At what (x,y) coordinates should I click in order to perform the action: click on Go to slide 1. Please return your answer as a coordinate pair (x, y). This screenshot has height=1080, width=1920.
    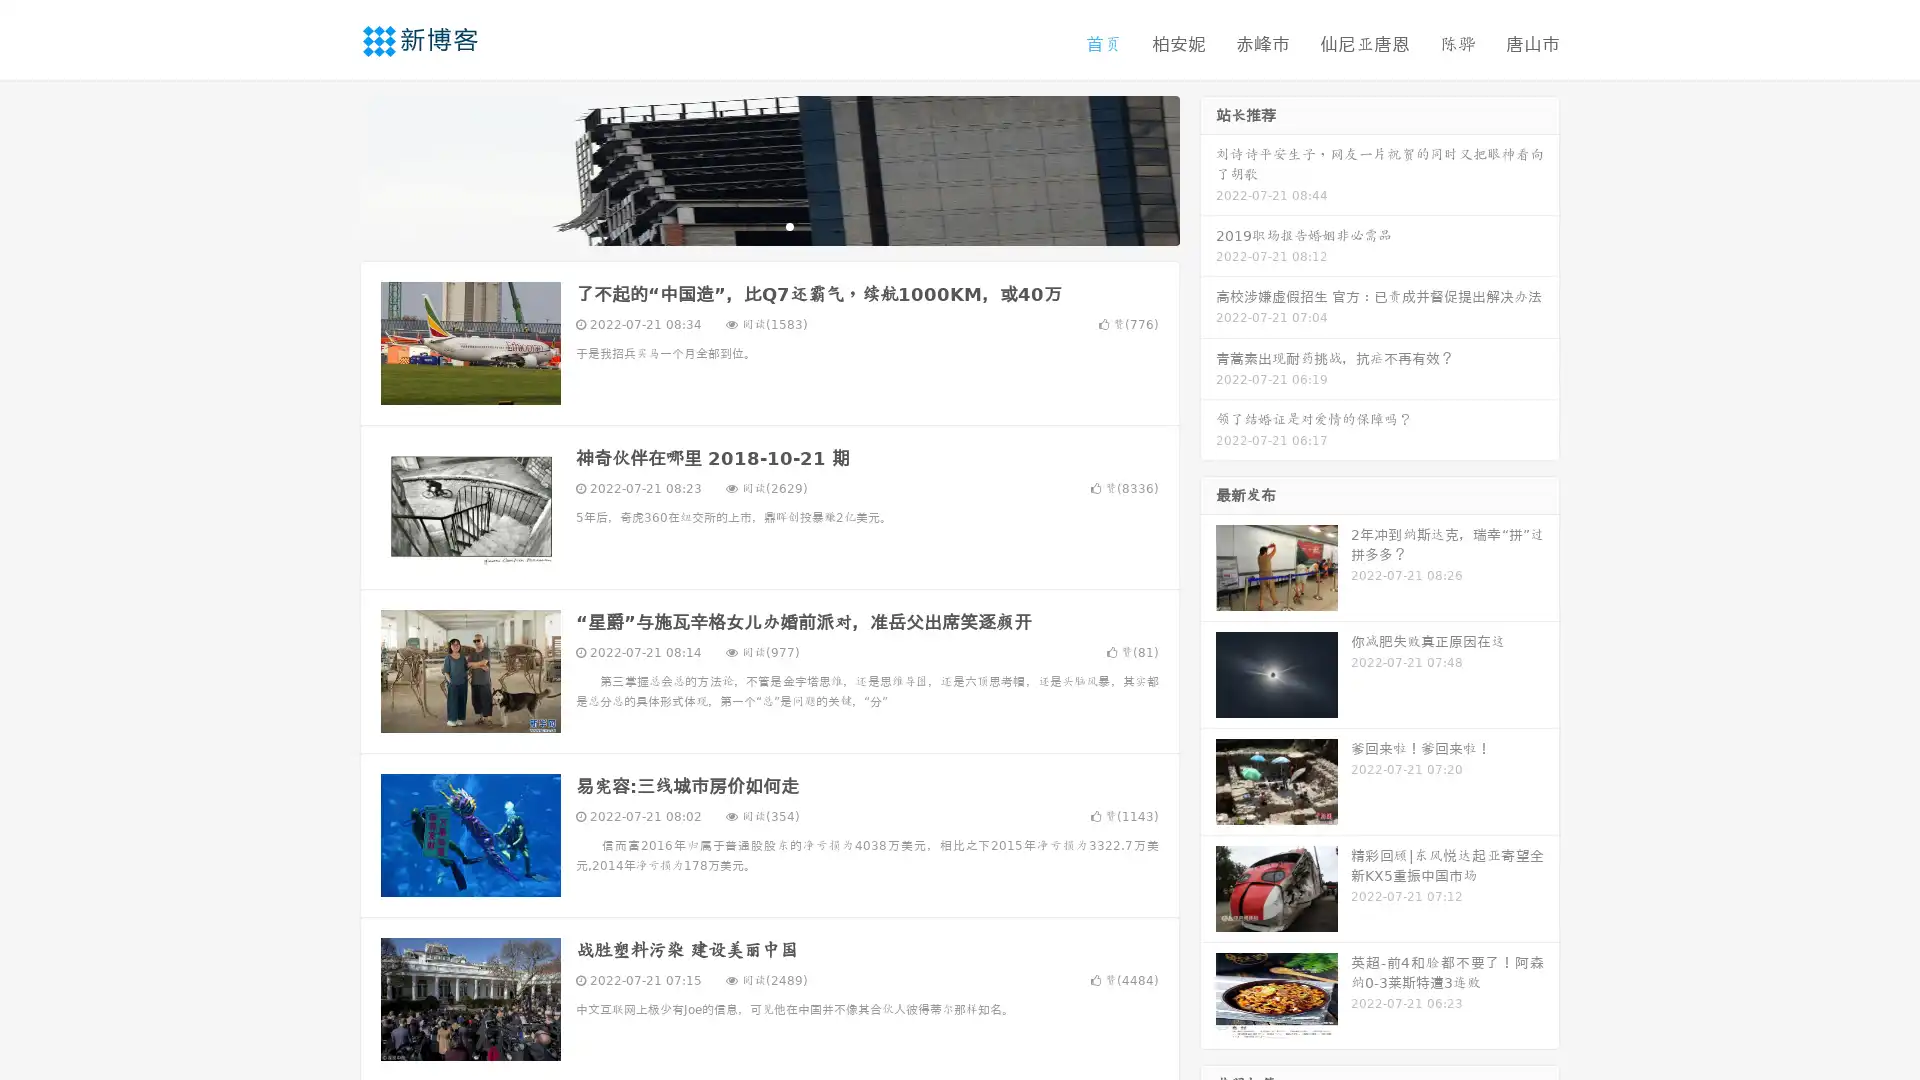
    Looking at the image, I should click on (748, 225).